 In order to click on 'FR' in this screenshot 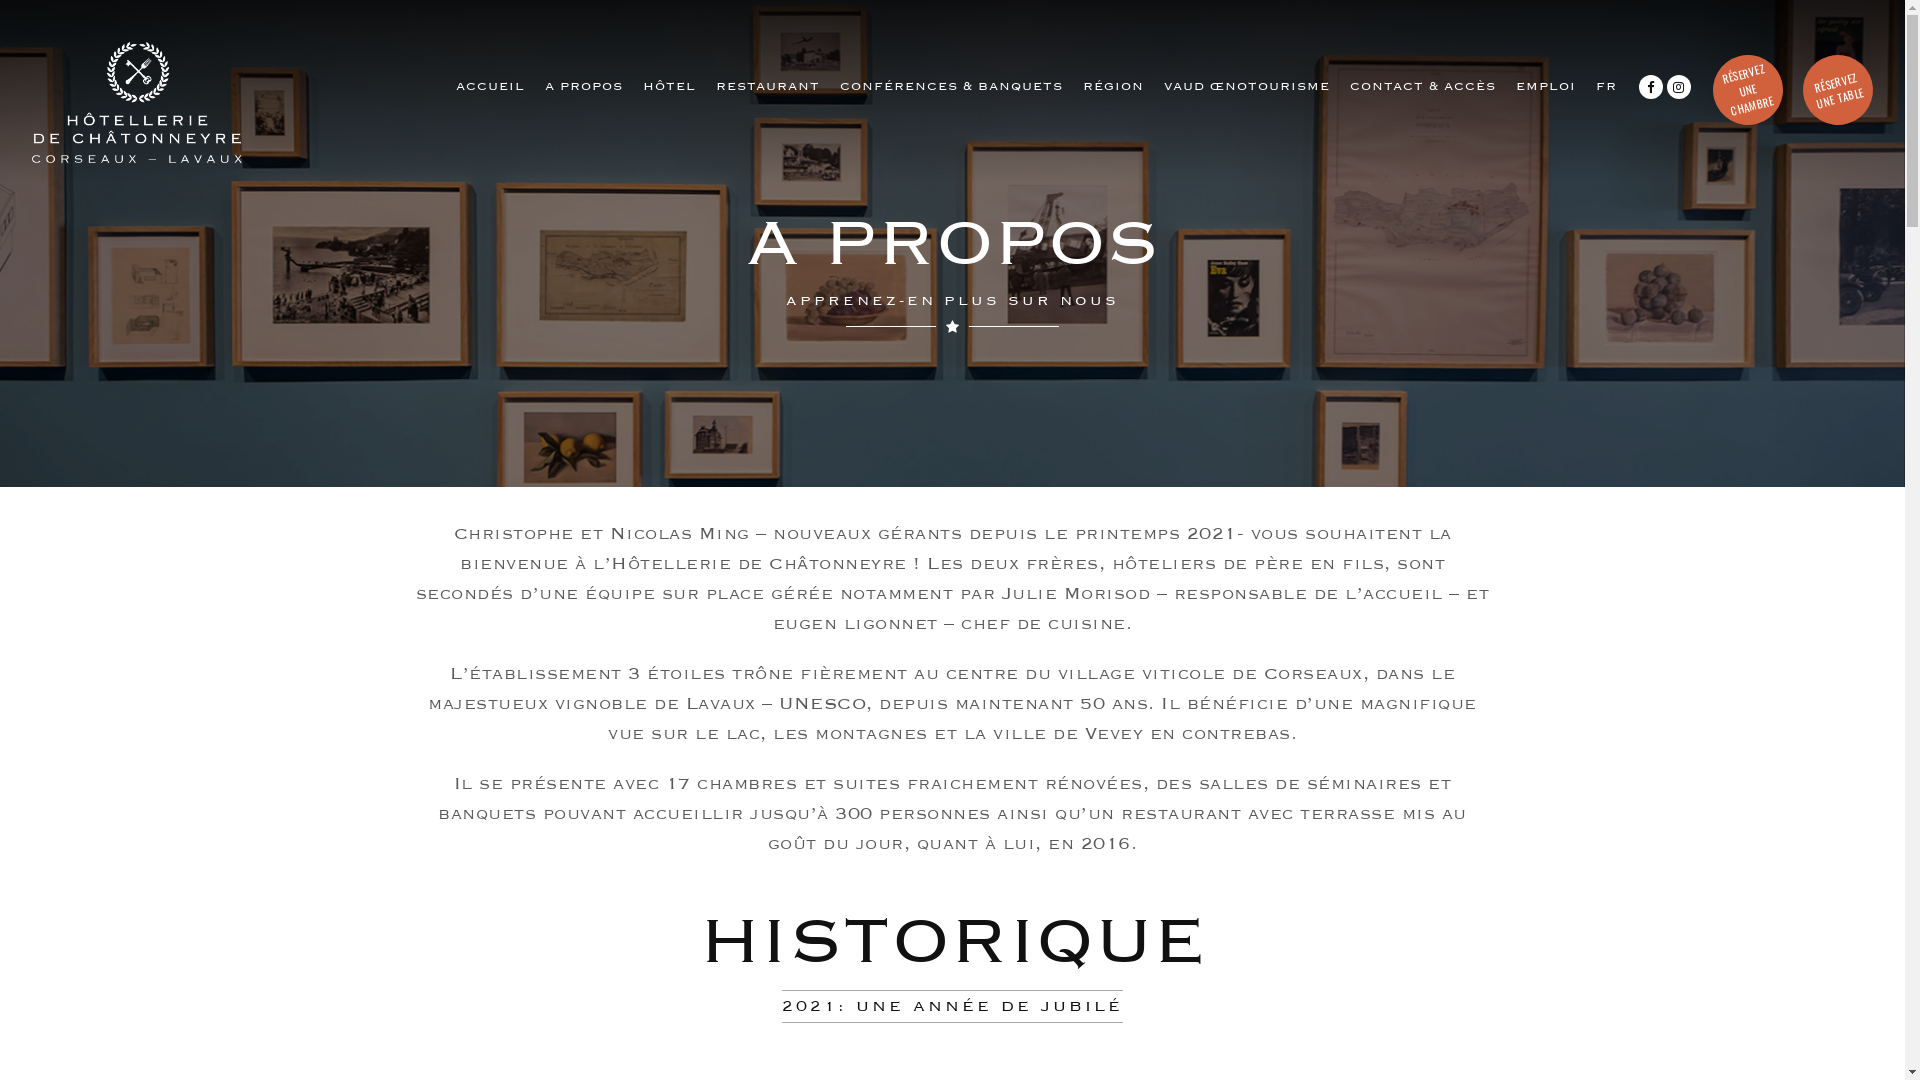, I will do `click(1606, 84)`.